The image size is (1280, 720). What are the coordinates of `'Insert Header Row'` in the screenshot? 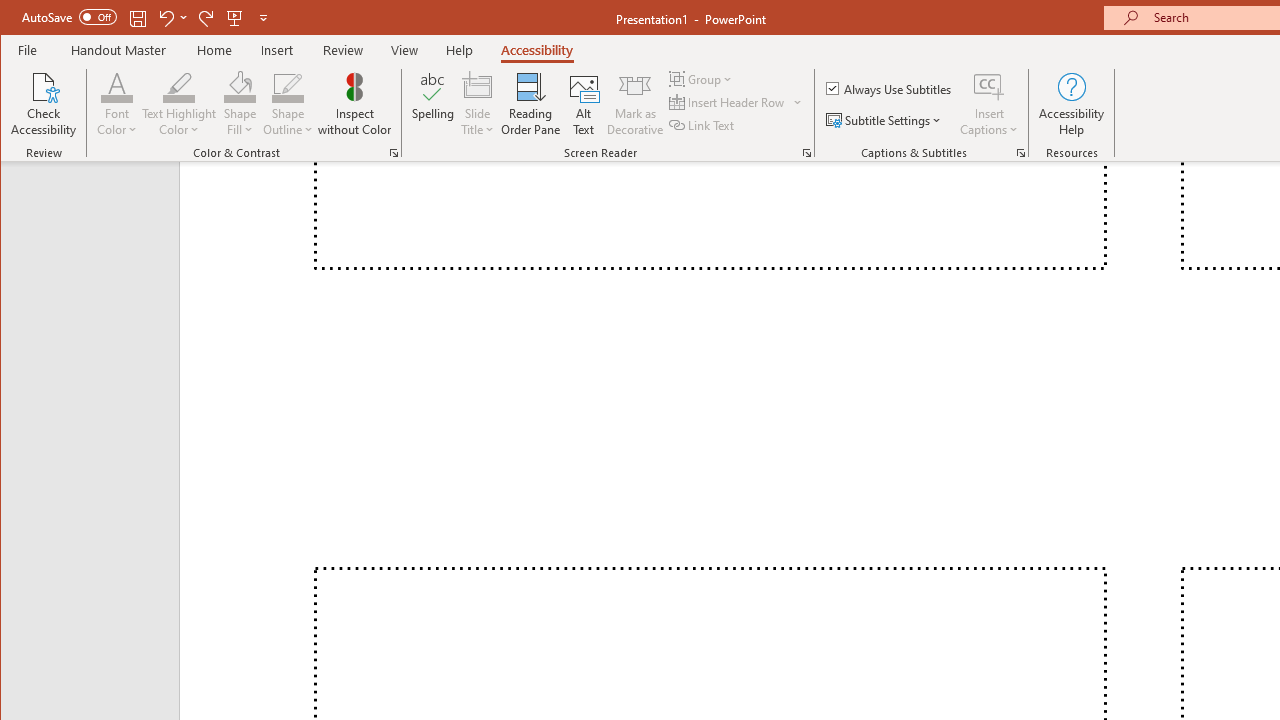 It's located at (735, 102).